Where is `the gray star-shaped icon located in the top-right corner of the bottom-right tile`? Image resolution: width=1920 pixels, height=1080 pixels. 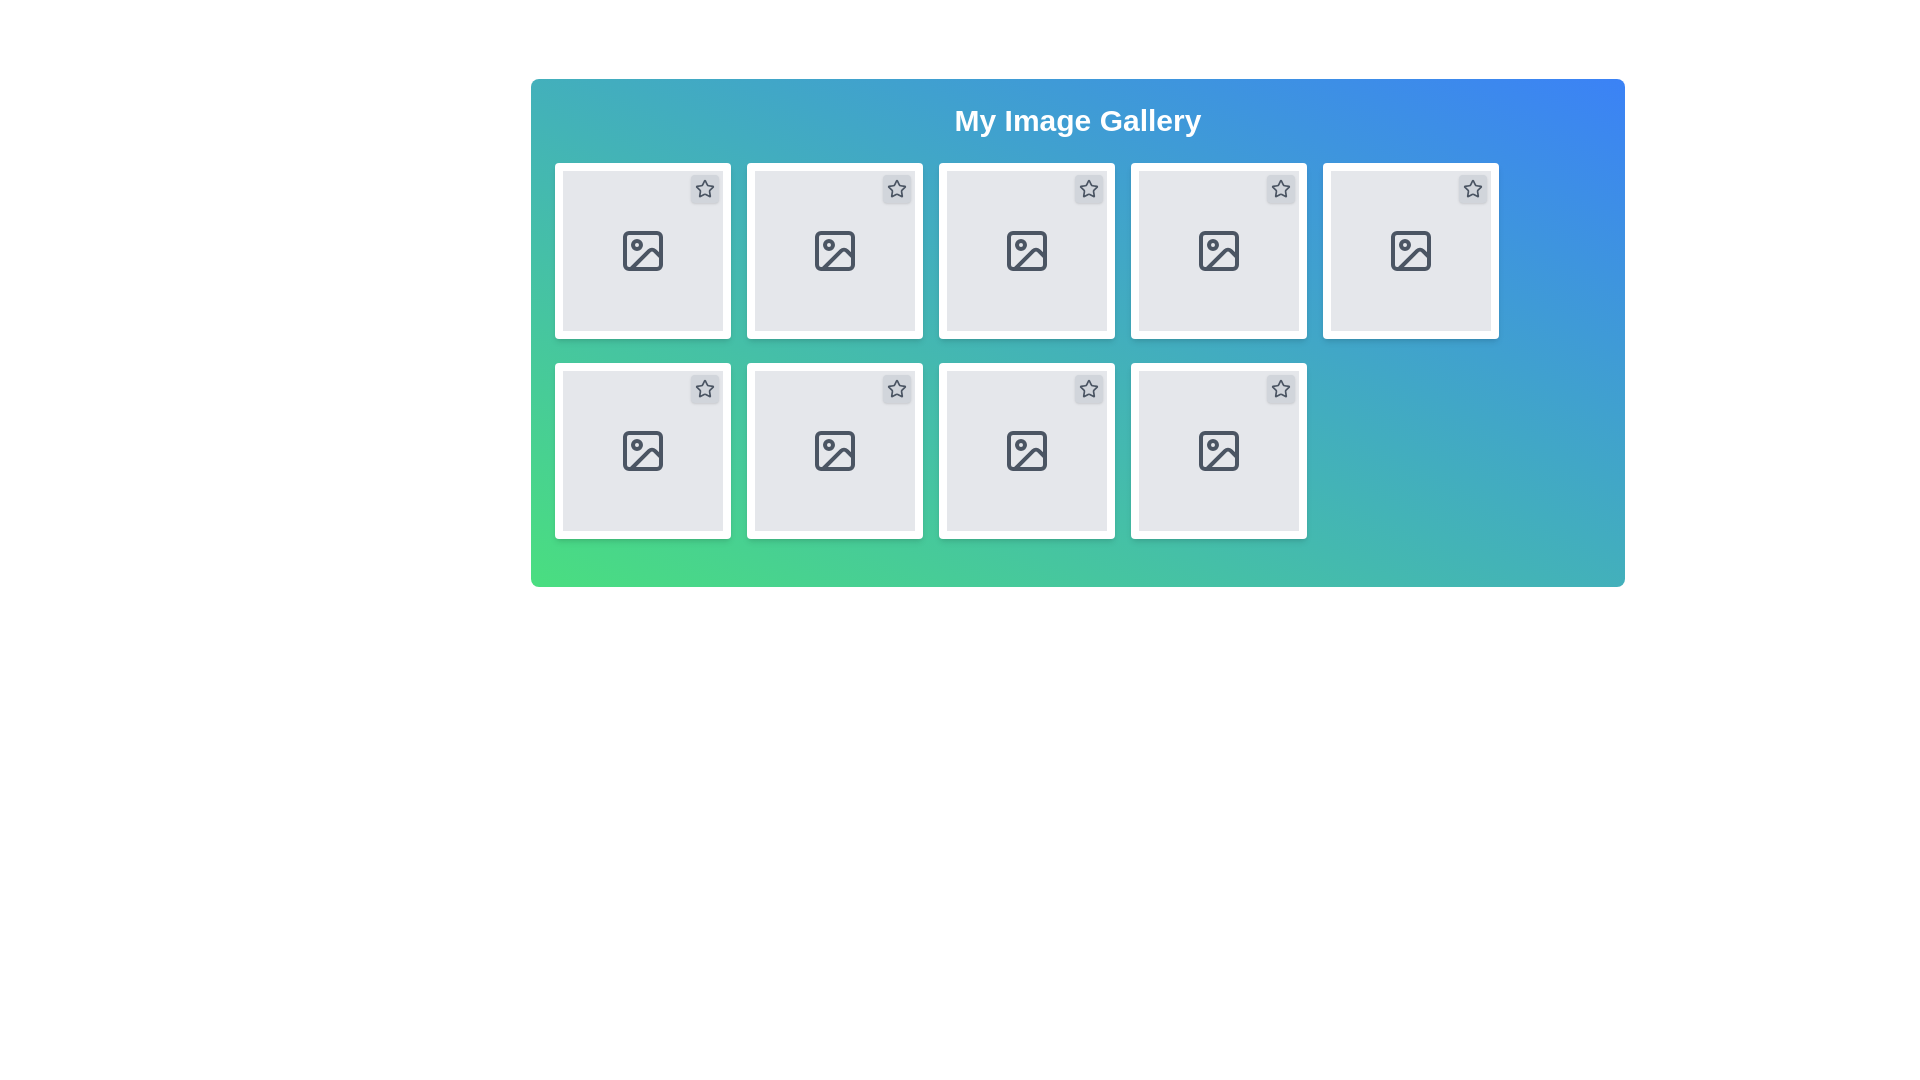
the gray star-shaped icon located in the top-right corner of the bottom-right tile is located at coordinates (1281, 389).